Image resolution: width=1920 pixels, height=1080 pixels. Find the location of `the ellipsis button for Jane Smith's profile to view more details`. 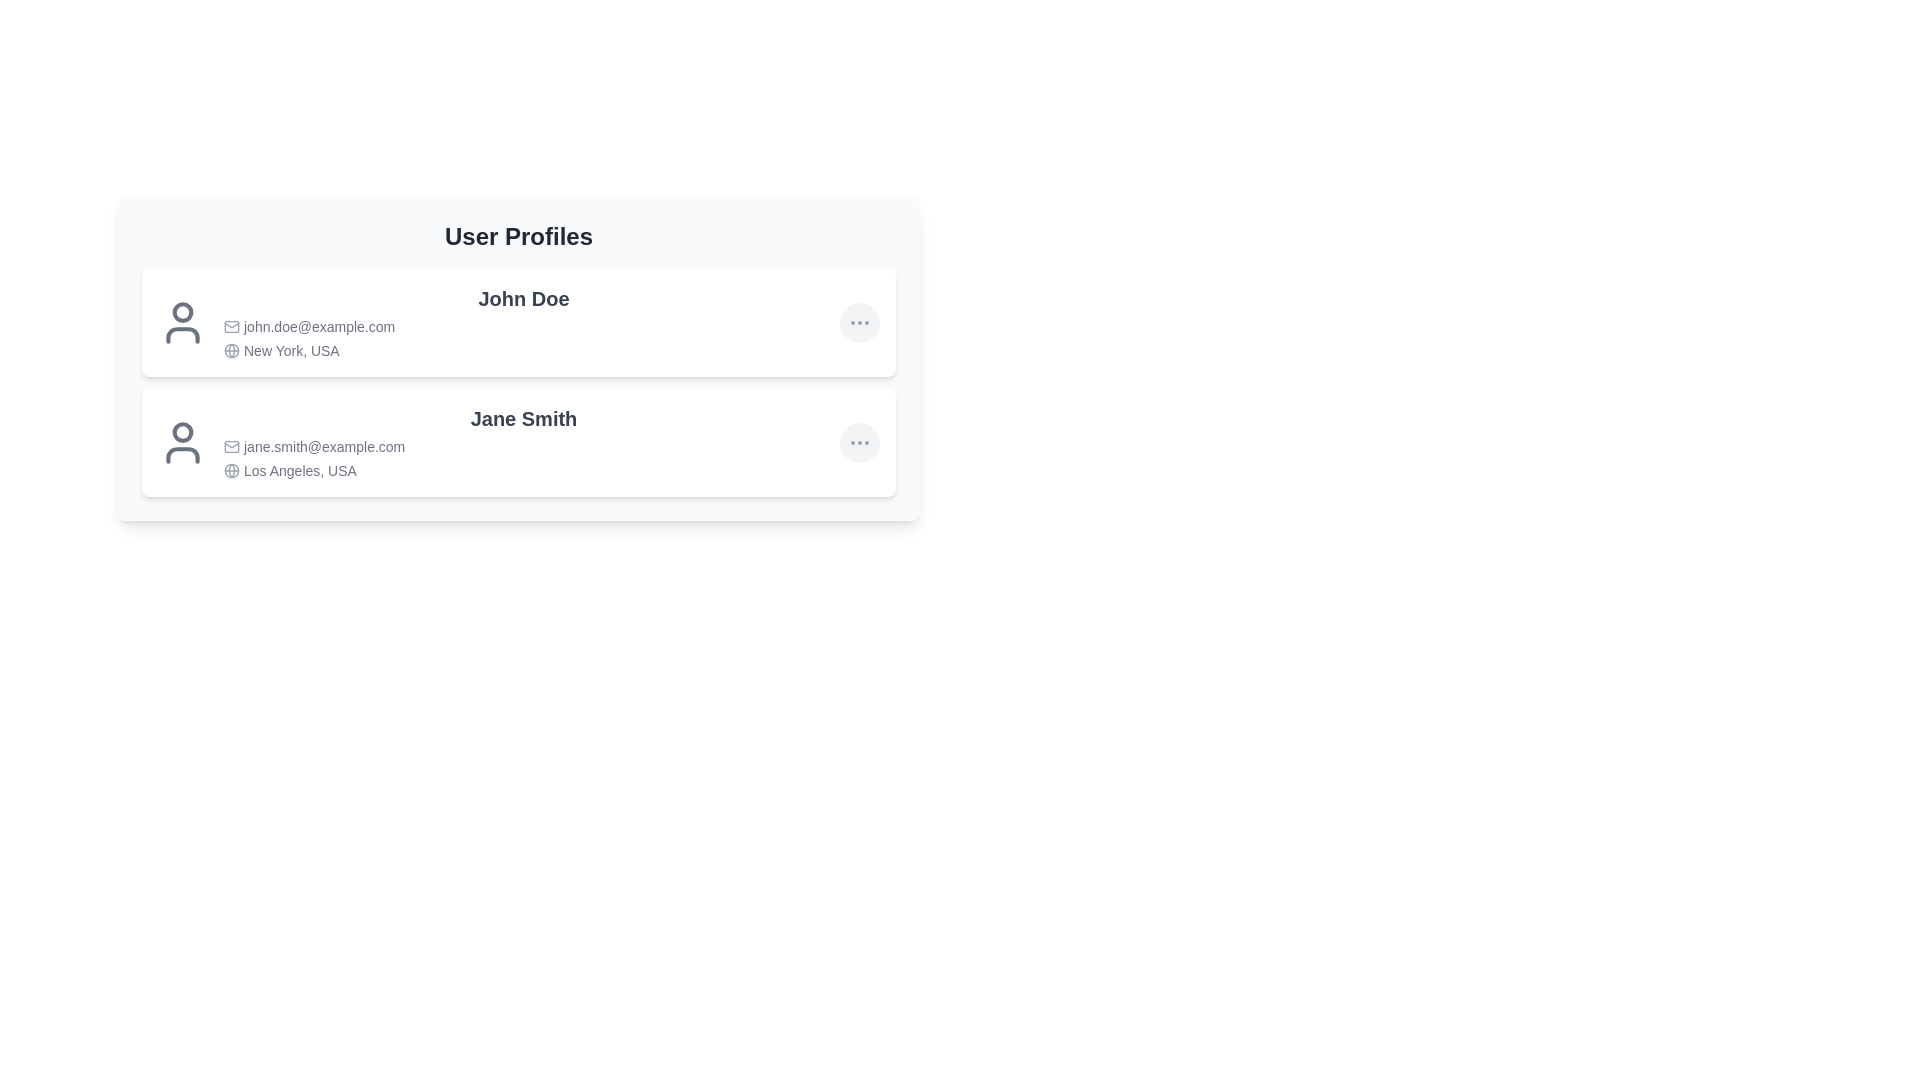

the ellipsis button for Jane Smith's profile to view more details is located at coordinates (859, 442).